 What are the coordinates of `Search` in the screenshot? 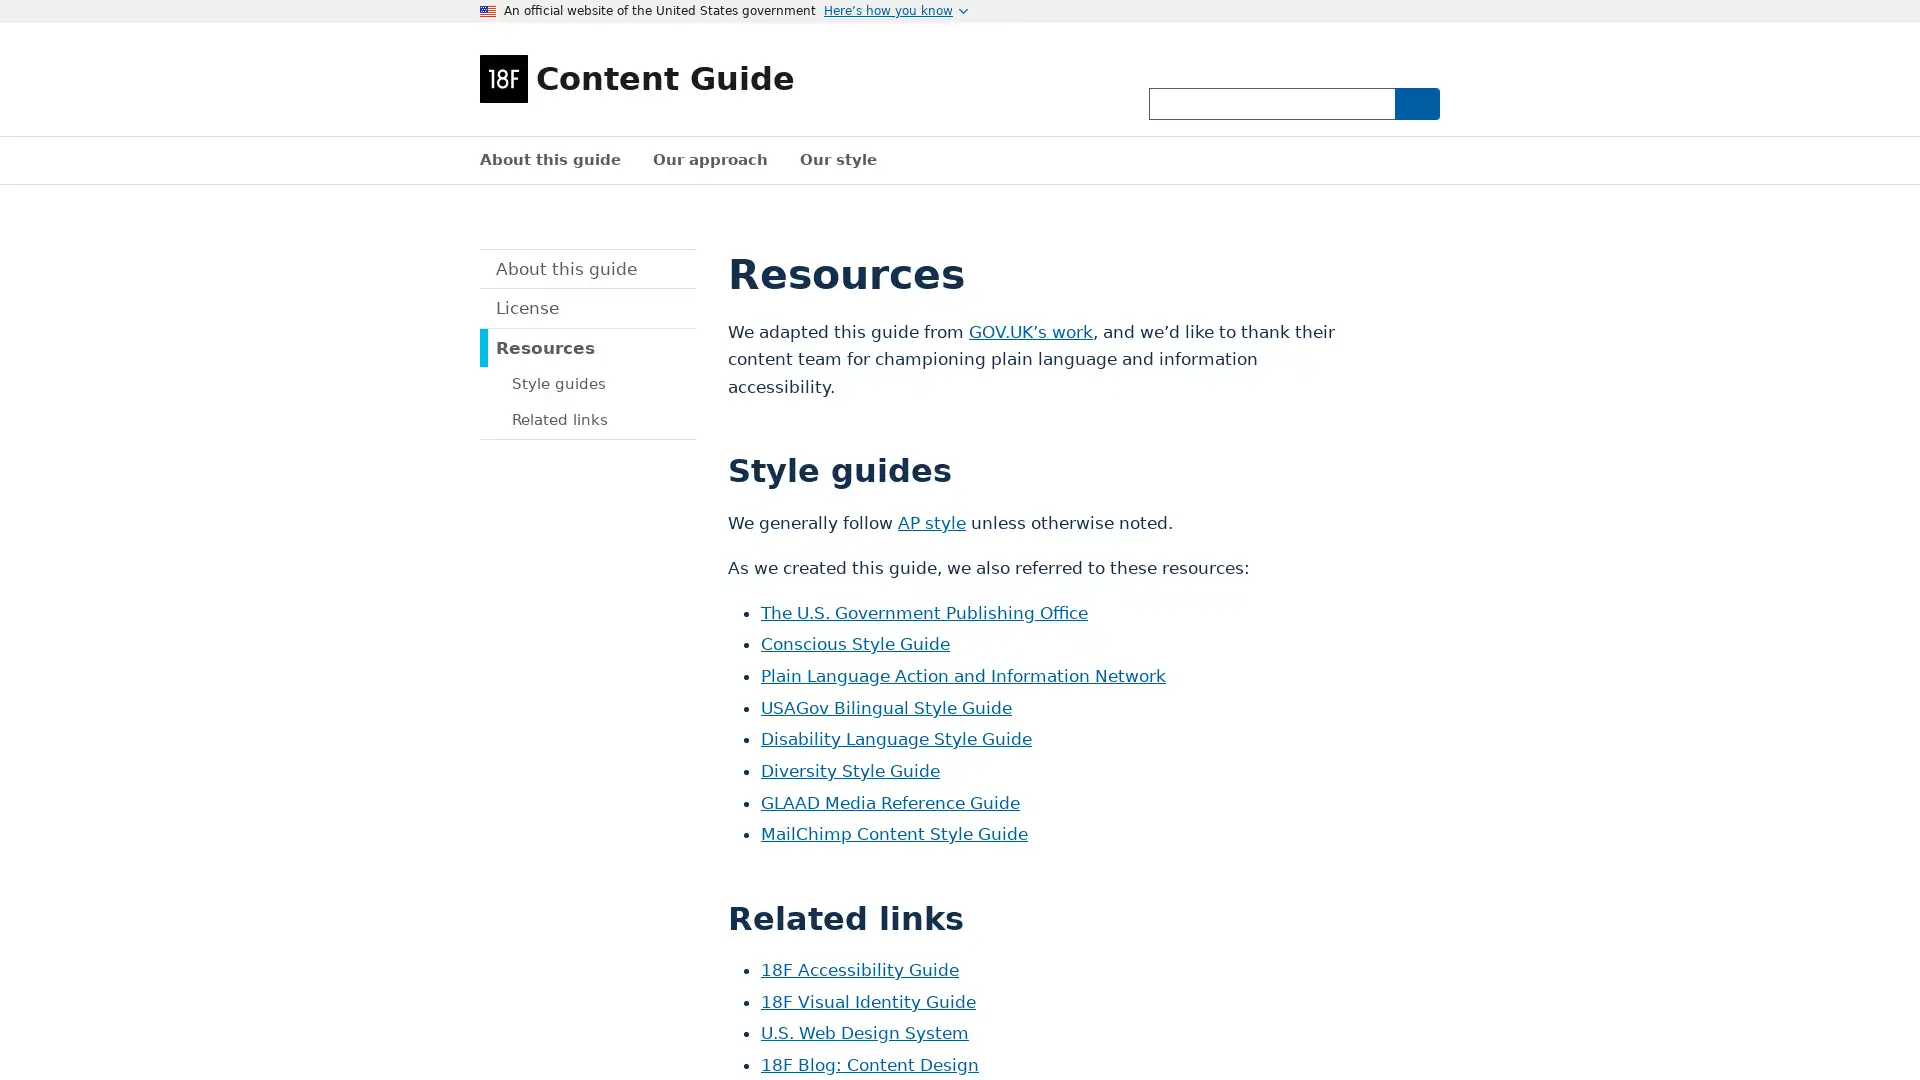 It's located at (1415, 103).